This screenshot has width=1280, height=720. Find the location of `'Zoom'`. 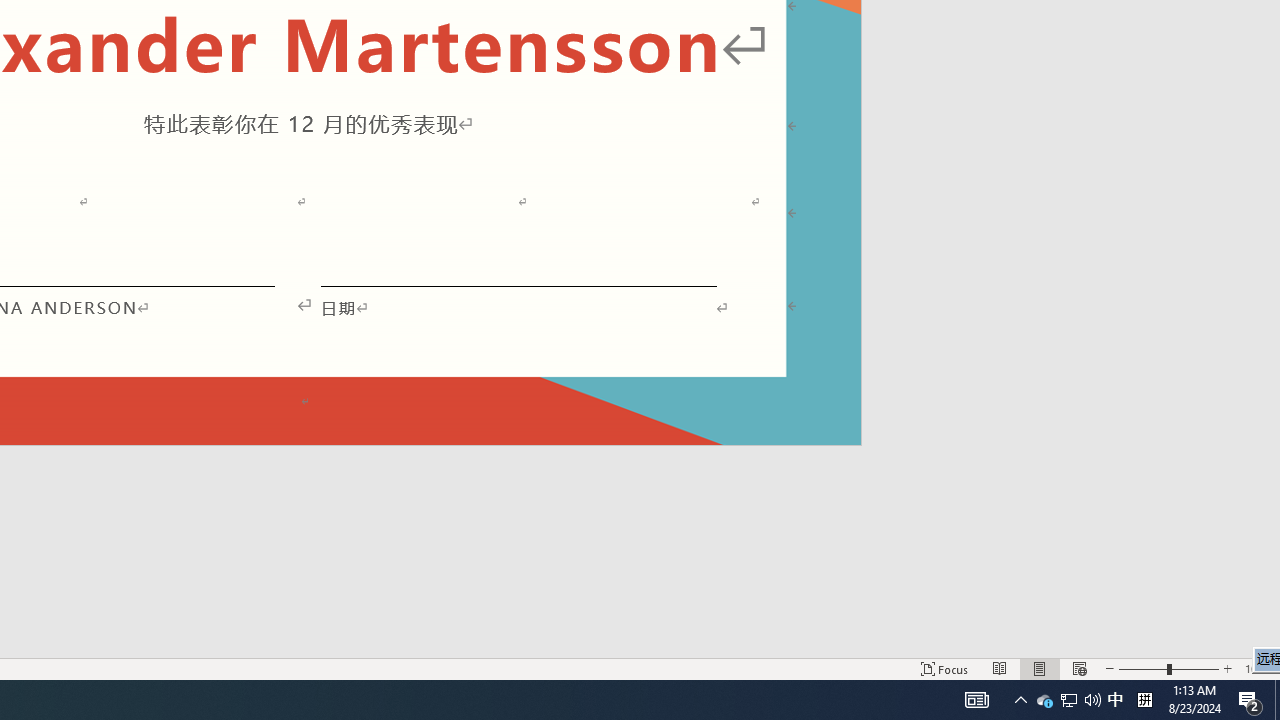

'Zoom' is located at coordinates (1168, 669).